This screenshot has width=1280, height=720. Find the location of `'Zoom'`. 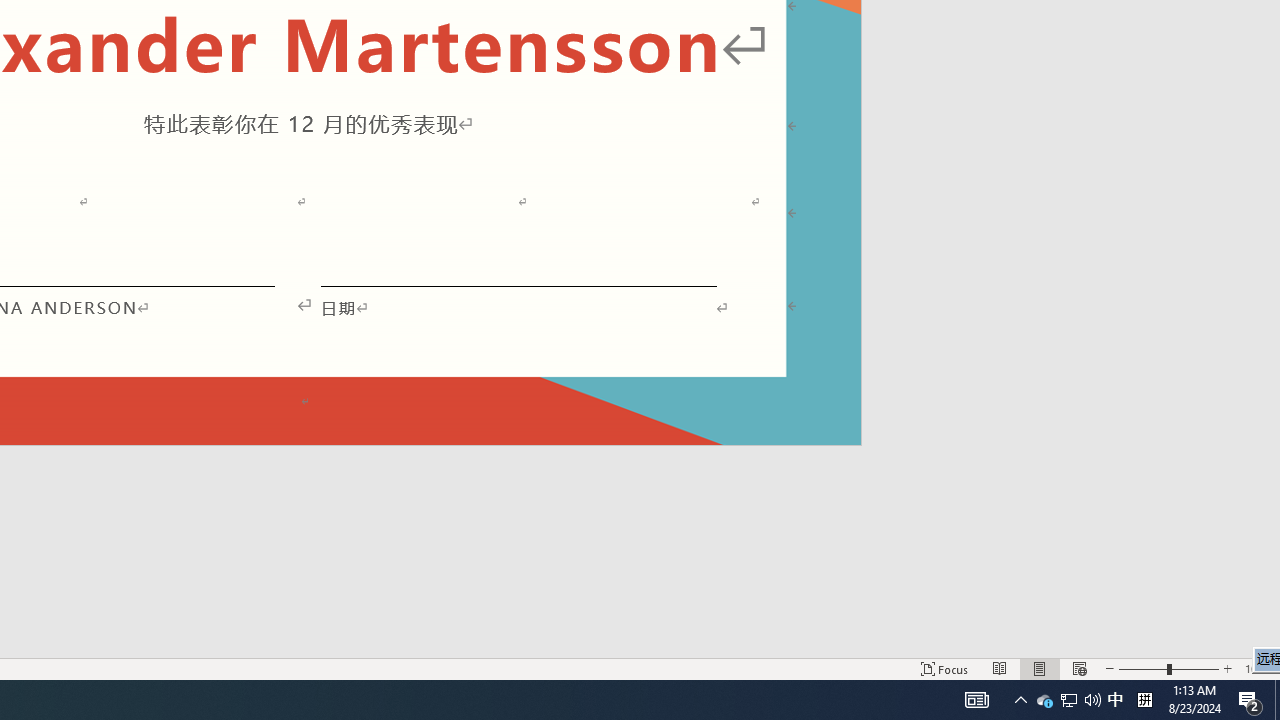

'Zoom' is located at coordinates (1168, 669).